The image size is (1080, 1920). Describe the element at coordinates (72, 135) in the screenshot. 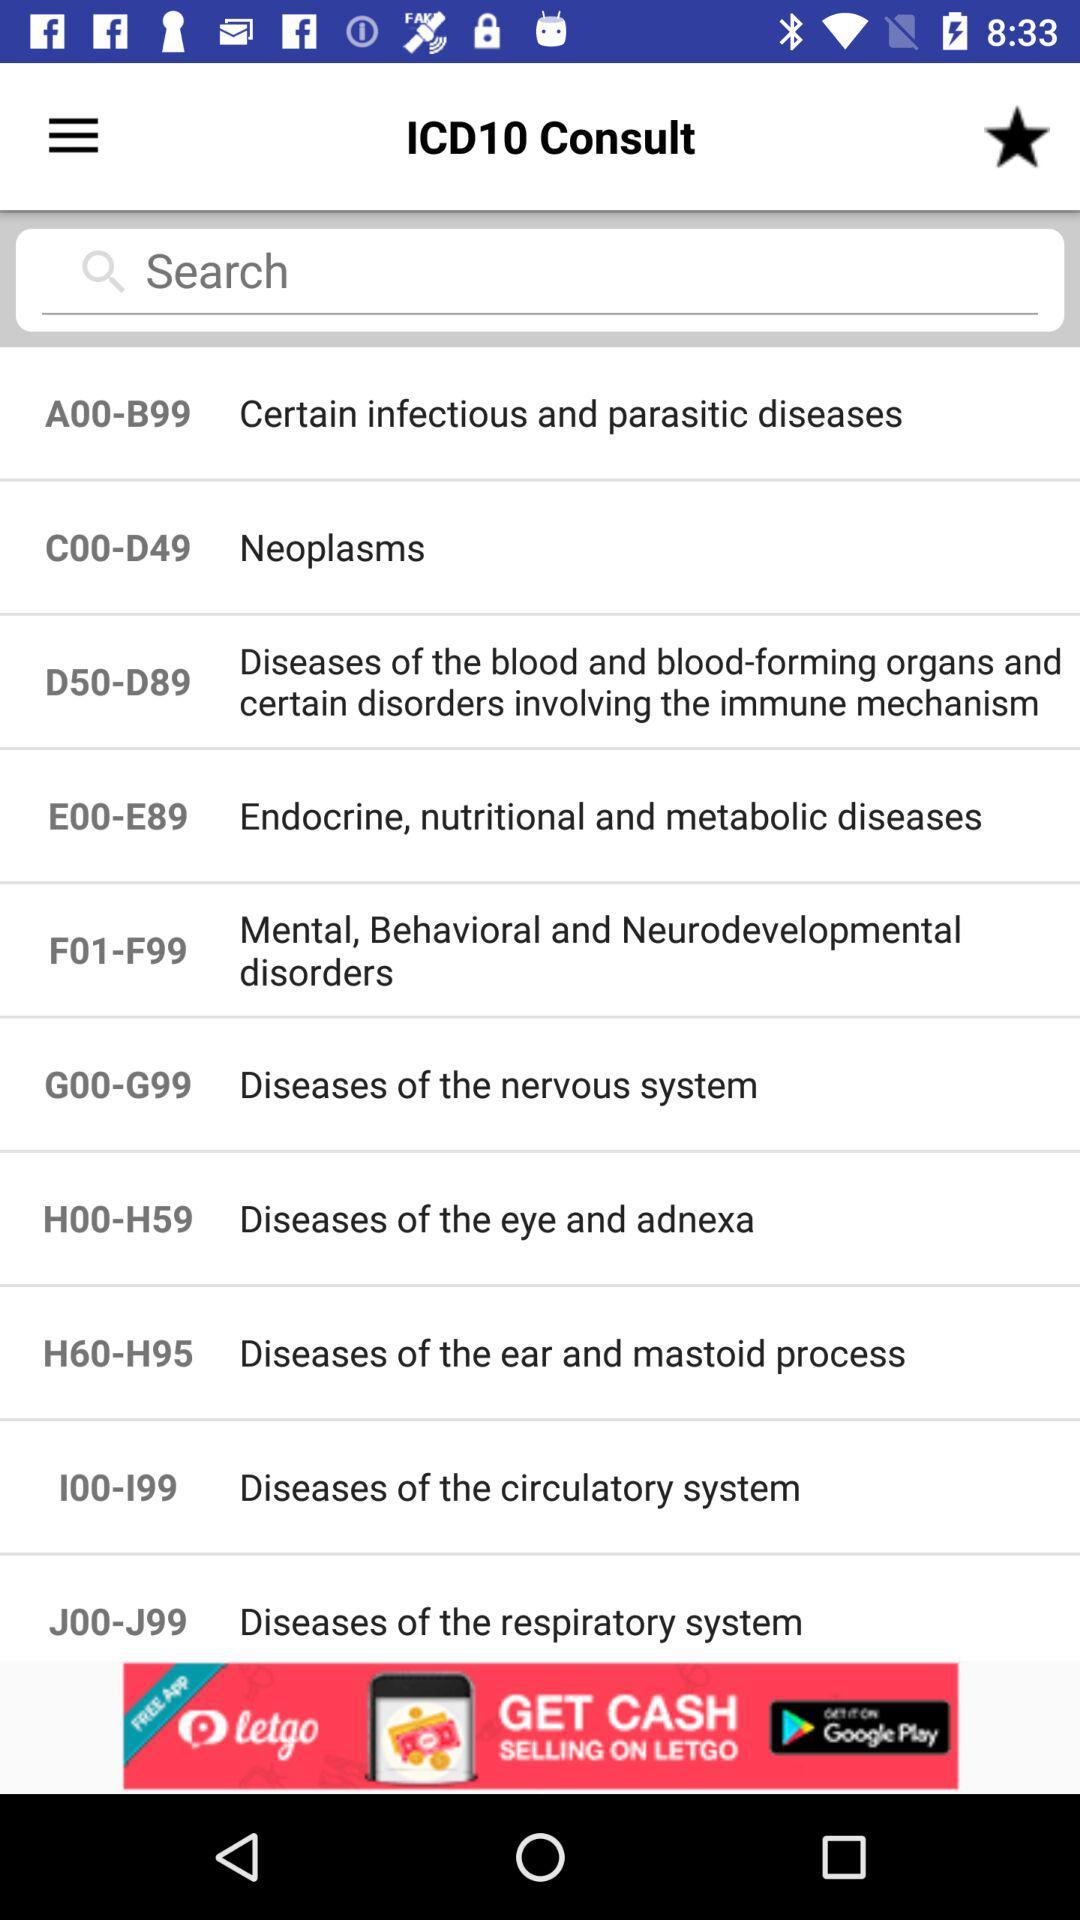

I see `the item next to icd10 consult` at that location.